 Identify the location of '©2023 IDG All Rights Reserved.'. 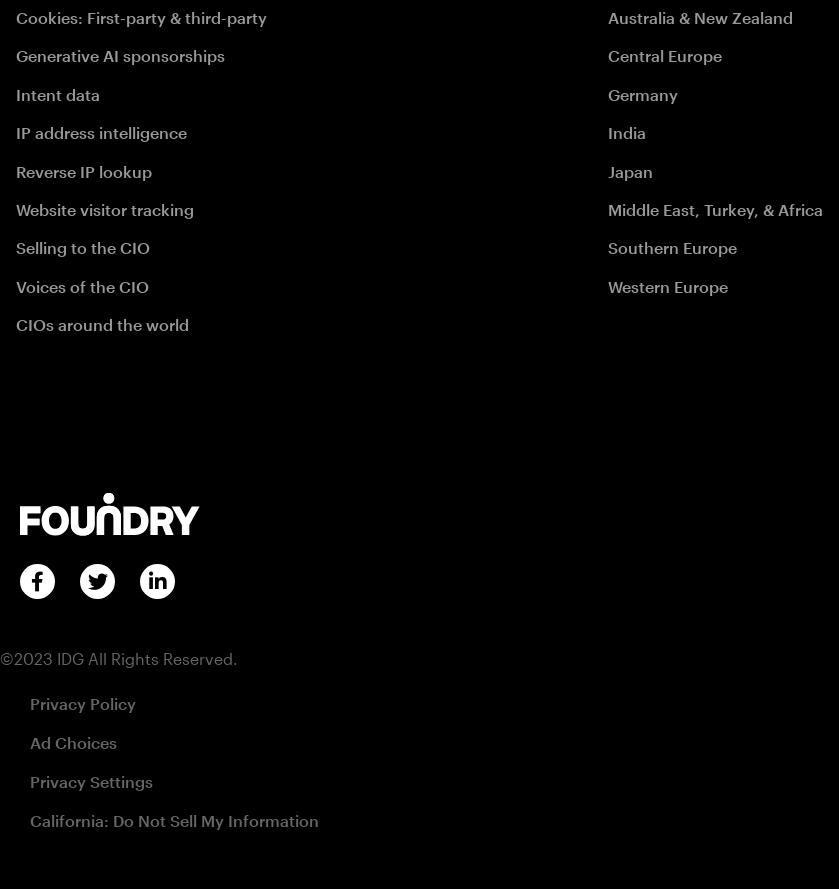
(0, 658).